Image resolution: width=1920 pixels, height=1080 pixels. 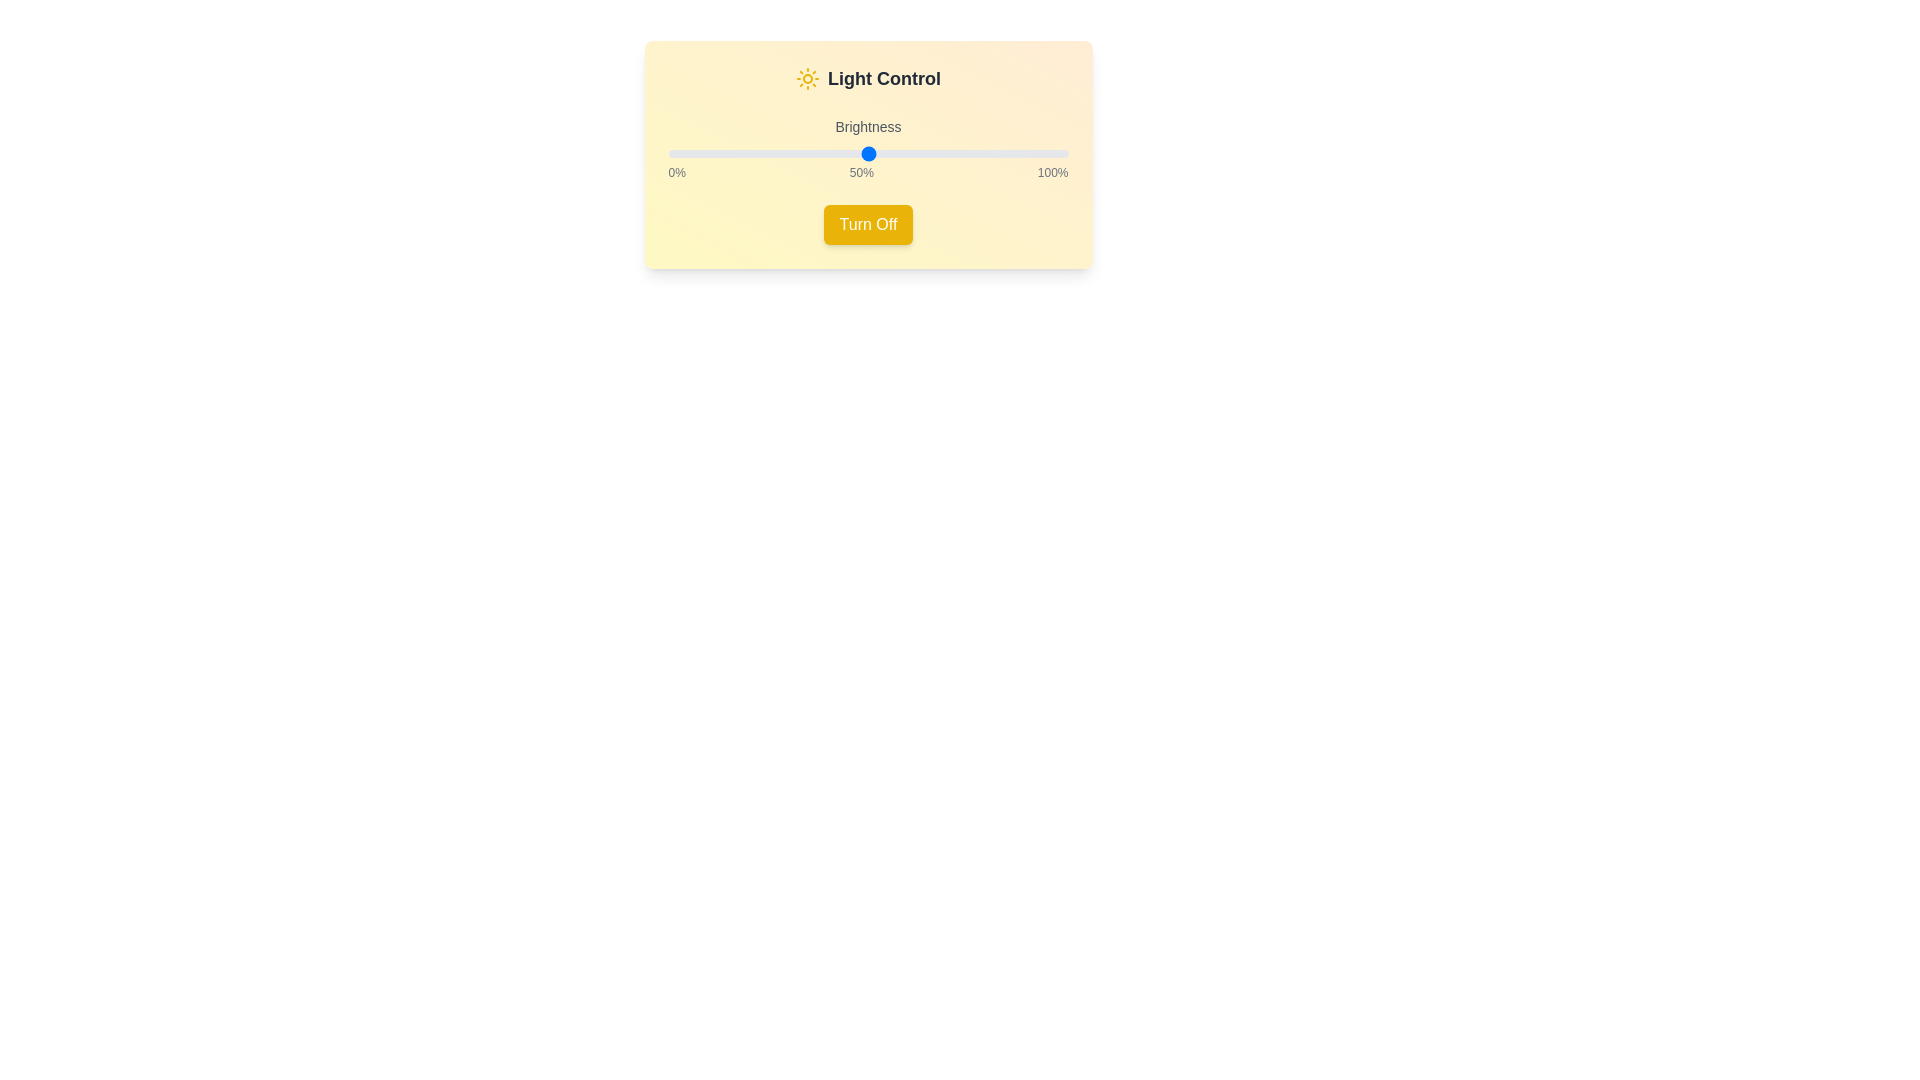 I want to click on value displayed in the middle text label showing '50%' which is positioned centrally between '0%' and '100%' labels below the slider control, so click(x=861, y=172).